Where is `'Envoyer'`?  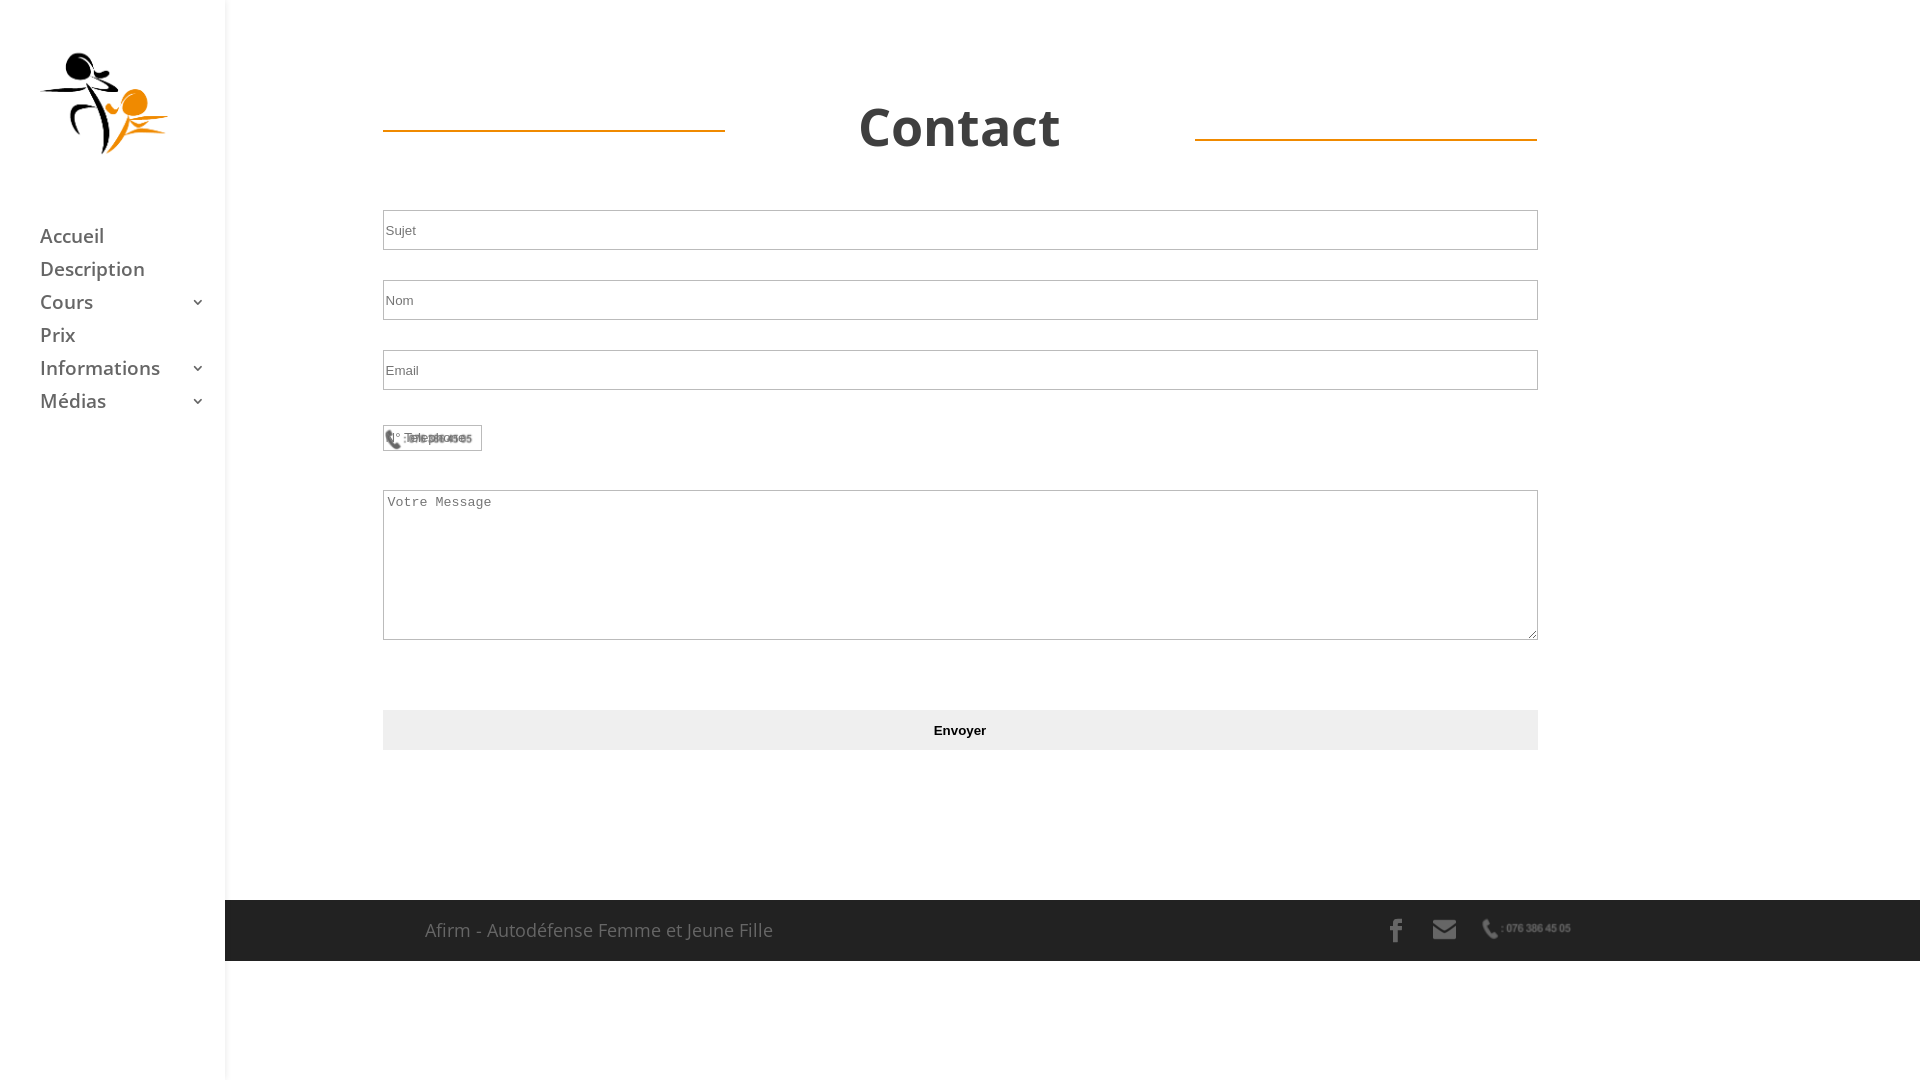
'Envoyer' is located at coordinates (382, 729).